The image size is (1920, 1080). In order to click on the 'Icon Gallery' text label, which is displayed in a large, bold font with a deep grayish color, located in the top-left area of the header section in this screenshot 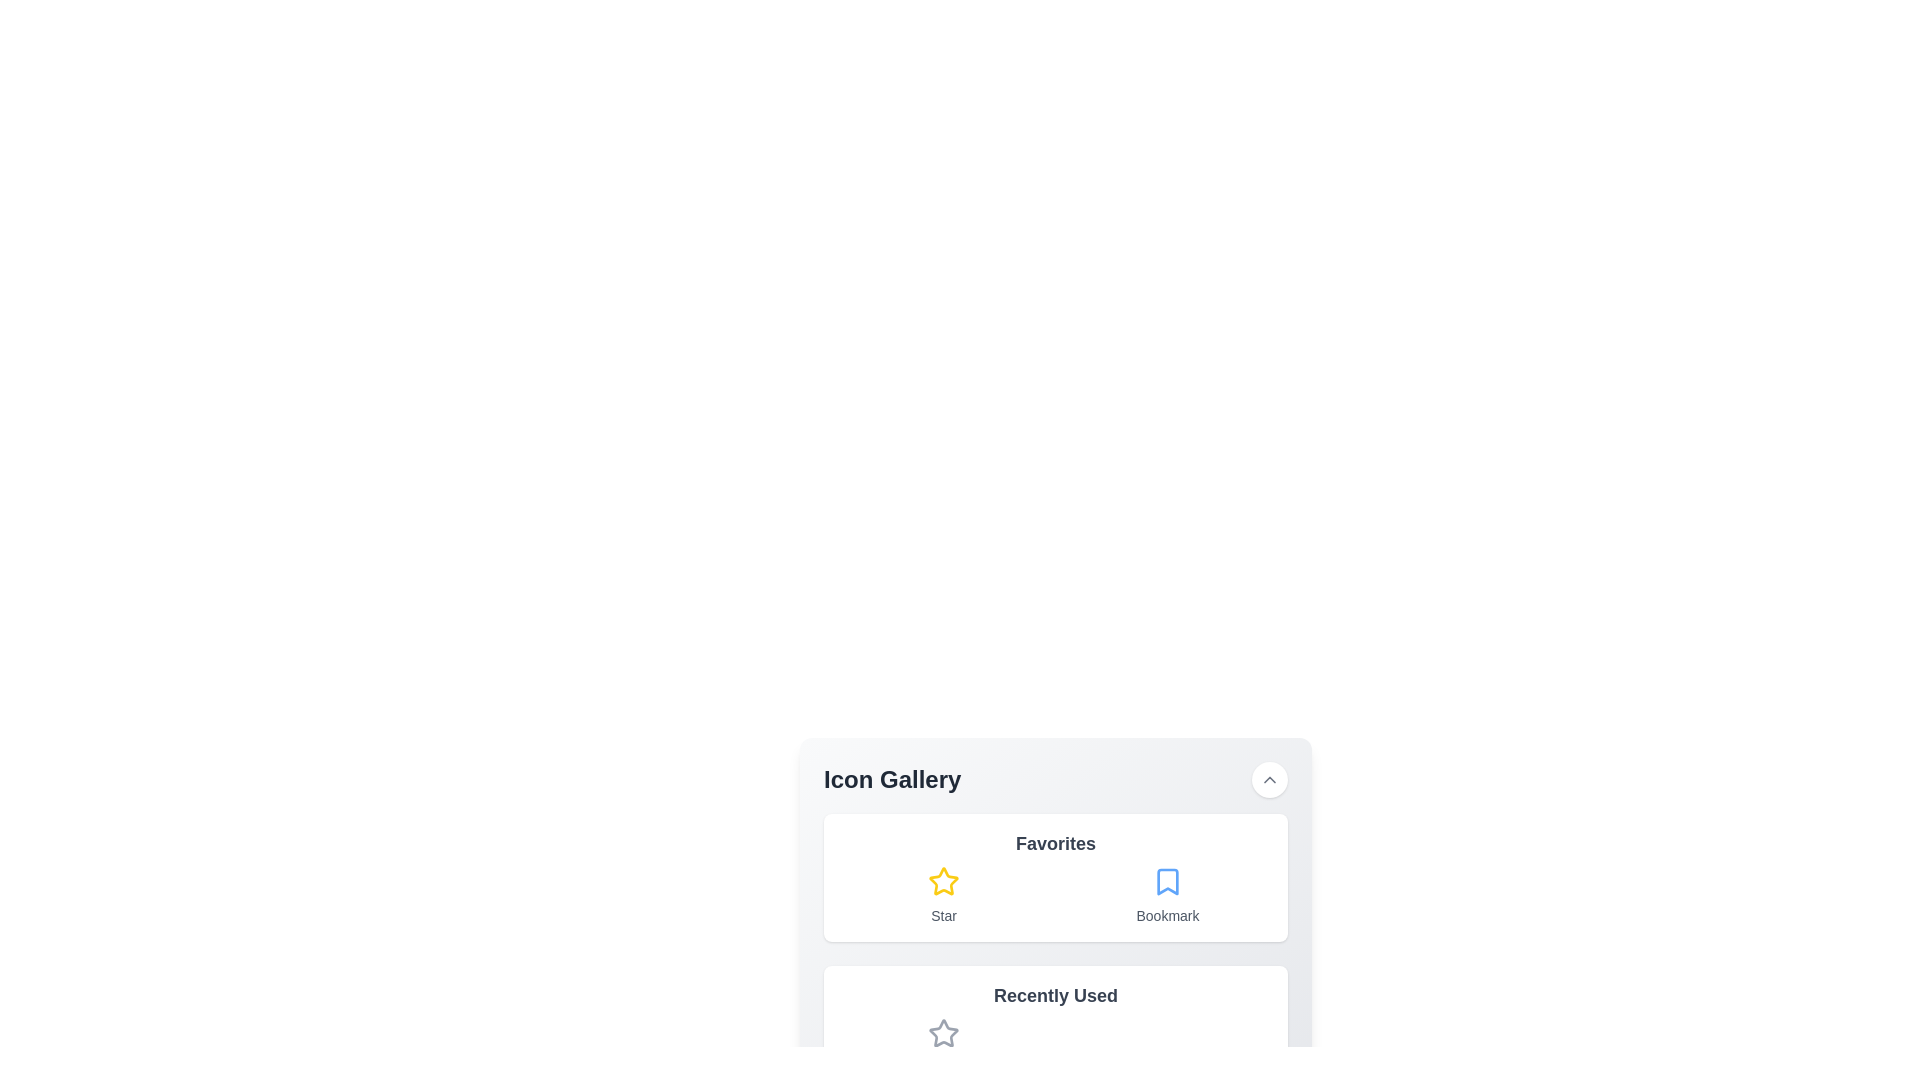, I will do `click(891, 778)`.